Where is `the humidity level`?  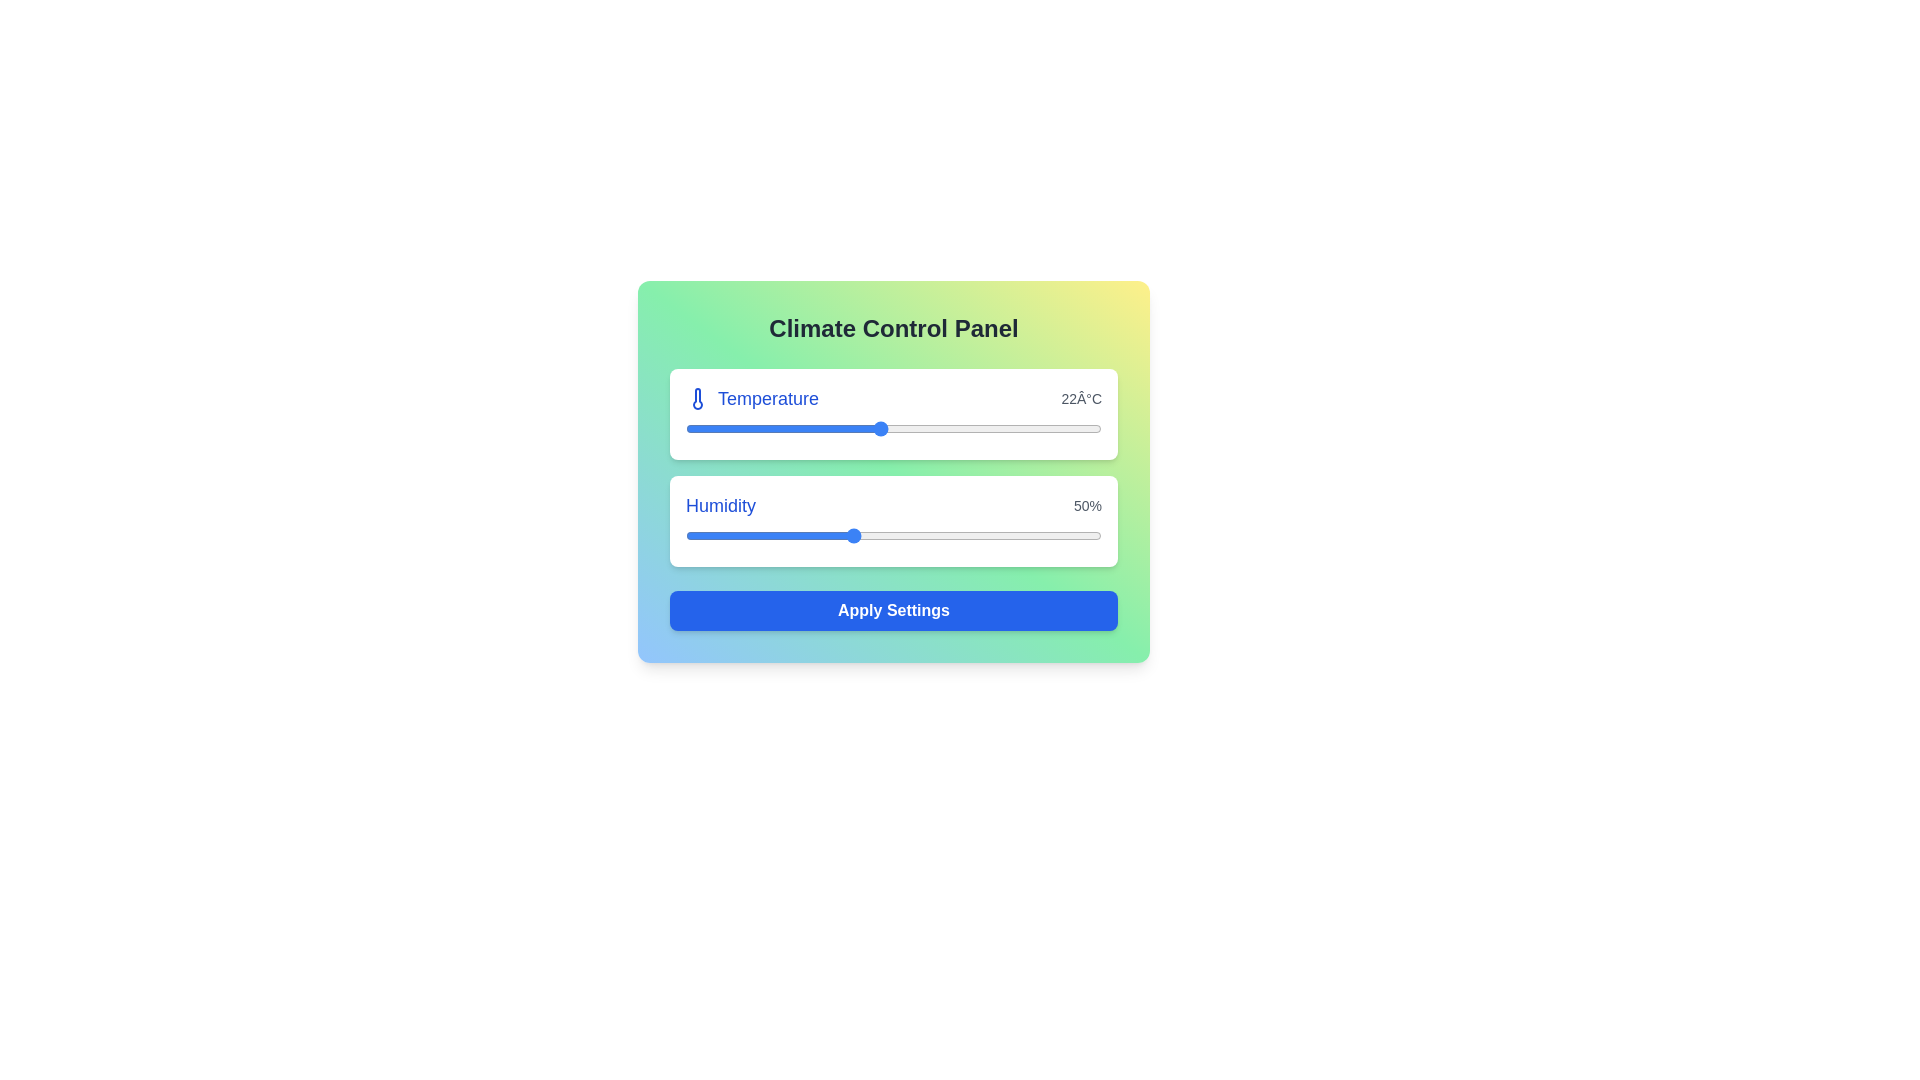 the humidity level is located at coordinates (901, 535).